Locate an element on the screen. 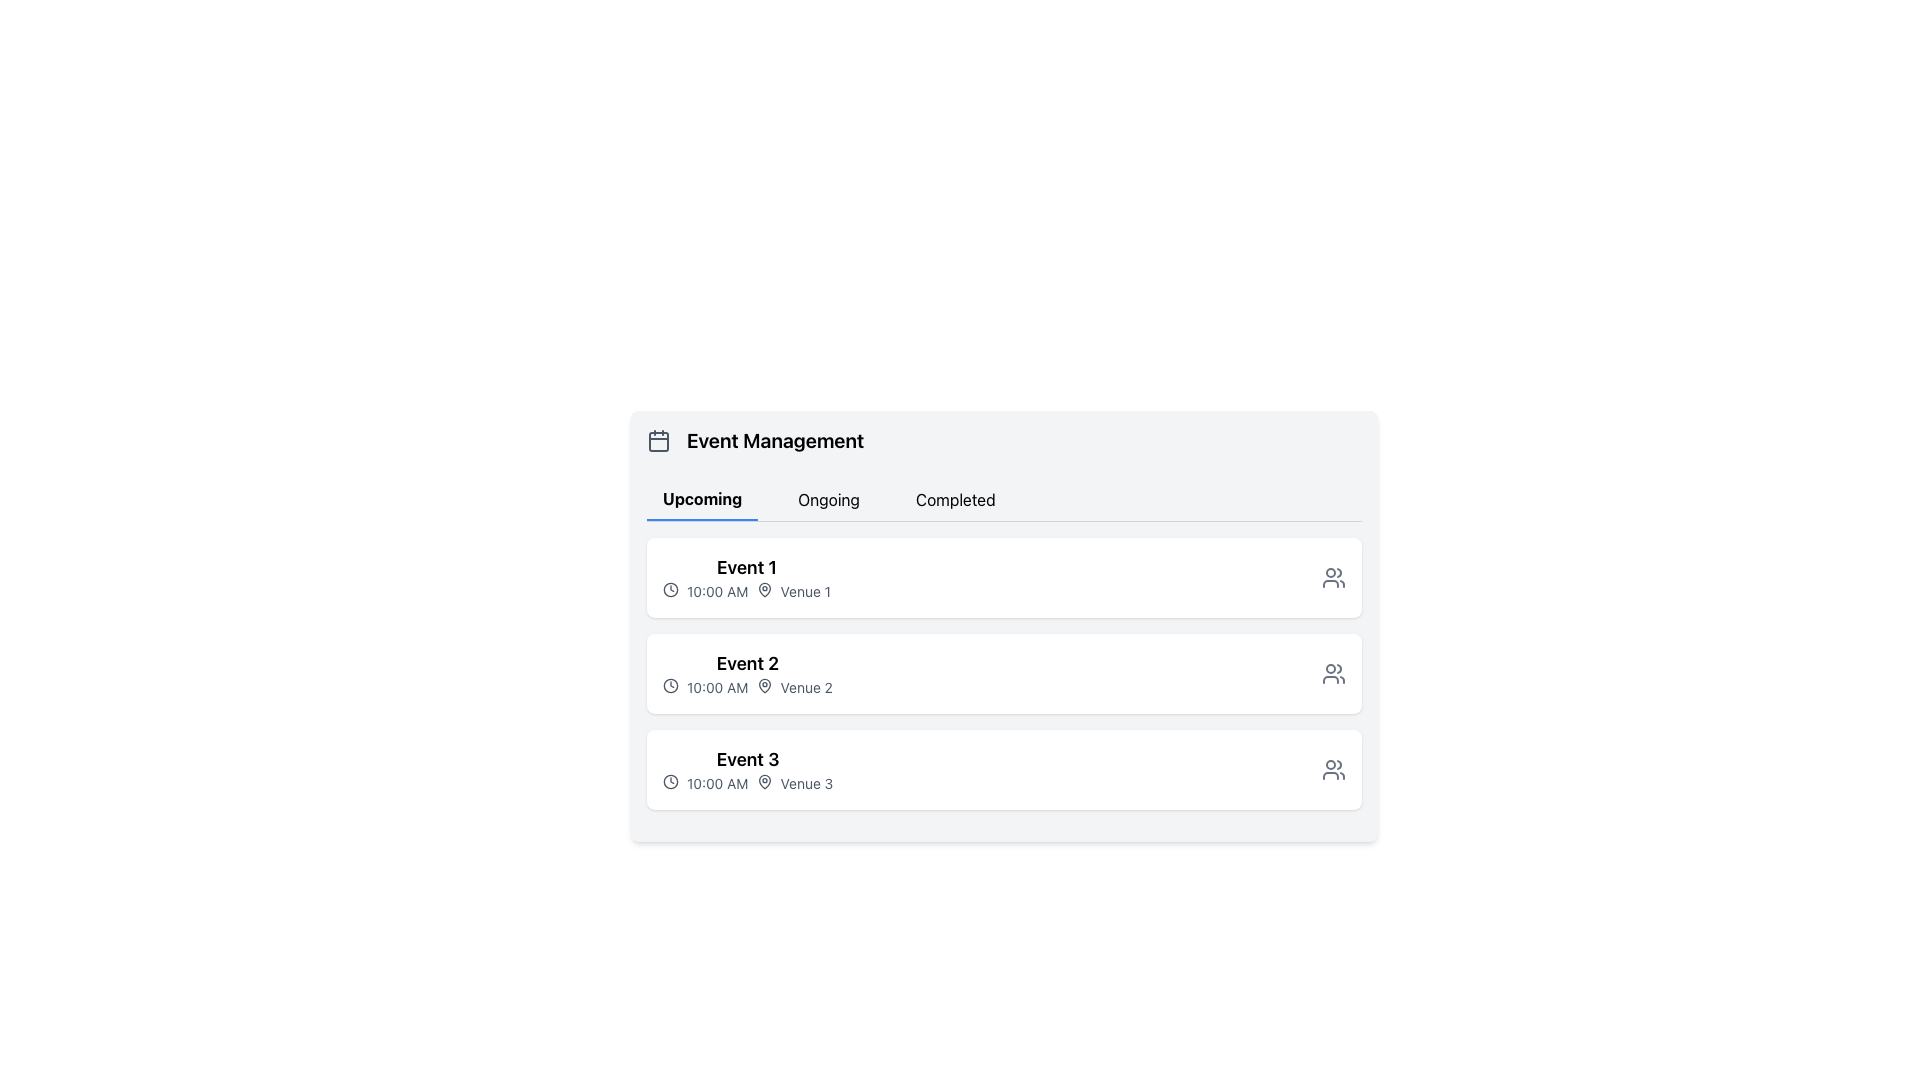 This screenshot has height=1080, width=1920. the map pin icon in the 'Event 3' section, which is located immediately before the text 'Venue 3' is located at coordinates (763, 781).